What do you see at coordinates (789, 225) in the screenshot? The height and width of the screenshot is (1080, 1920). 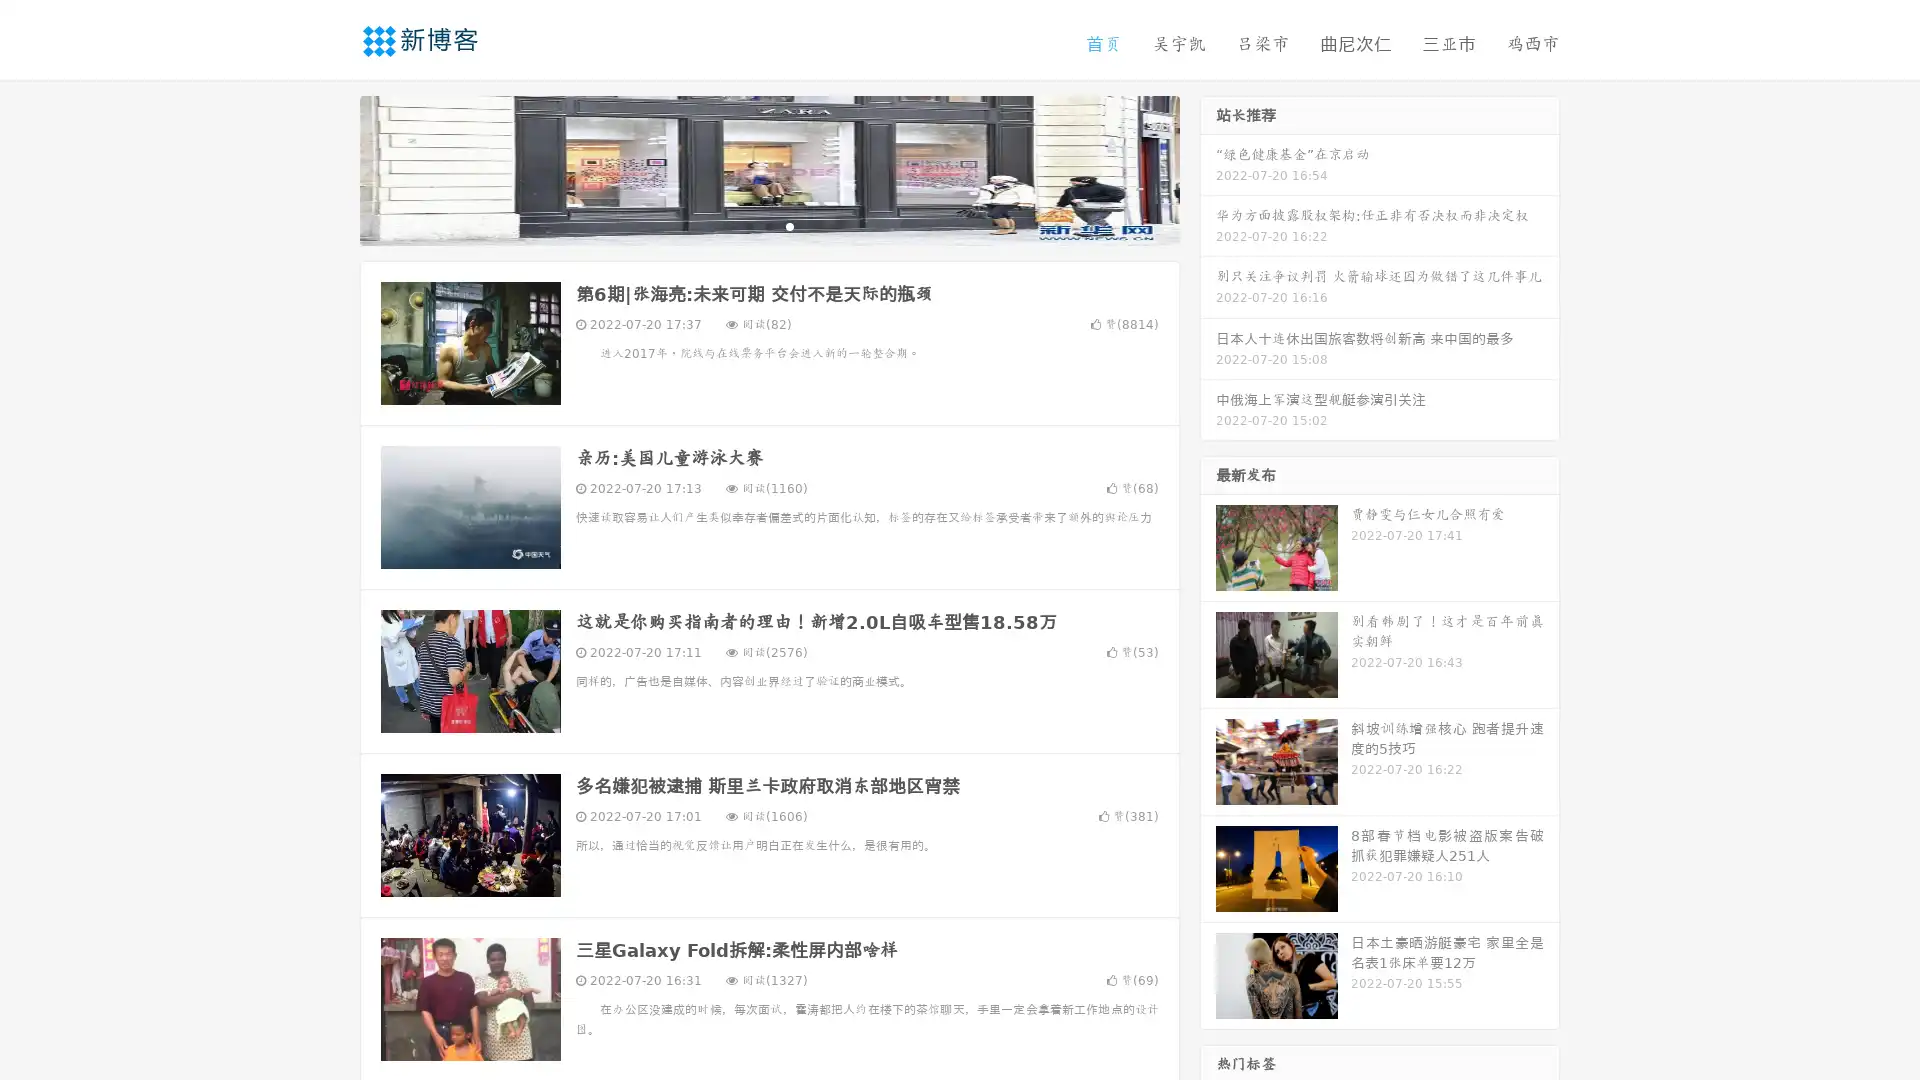 I see `Go to slide 3` at bounding box center [789, 225].